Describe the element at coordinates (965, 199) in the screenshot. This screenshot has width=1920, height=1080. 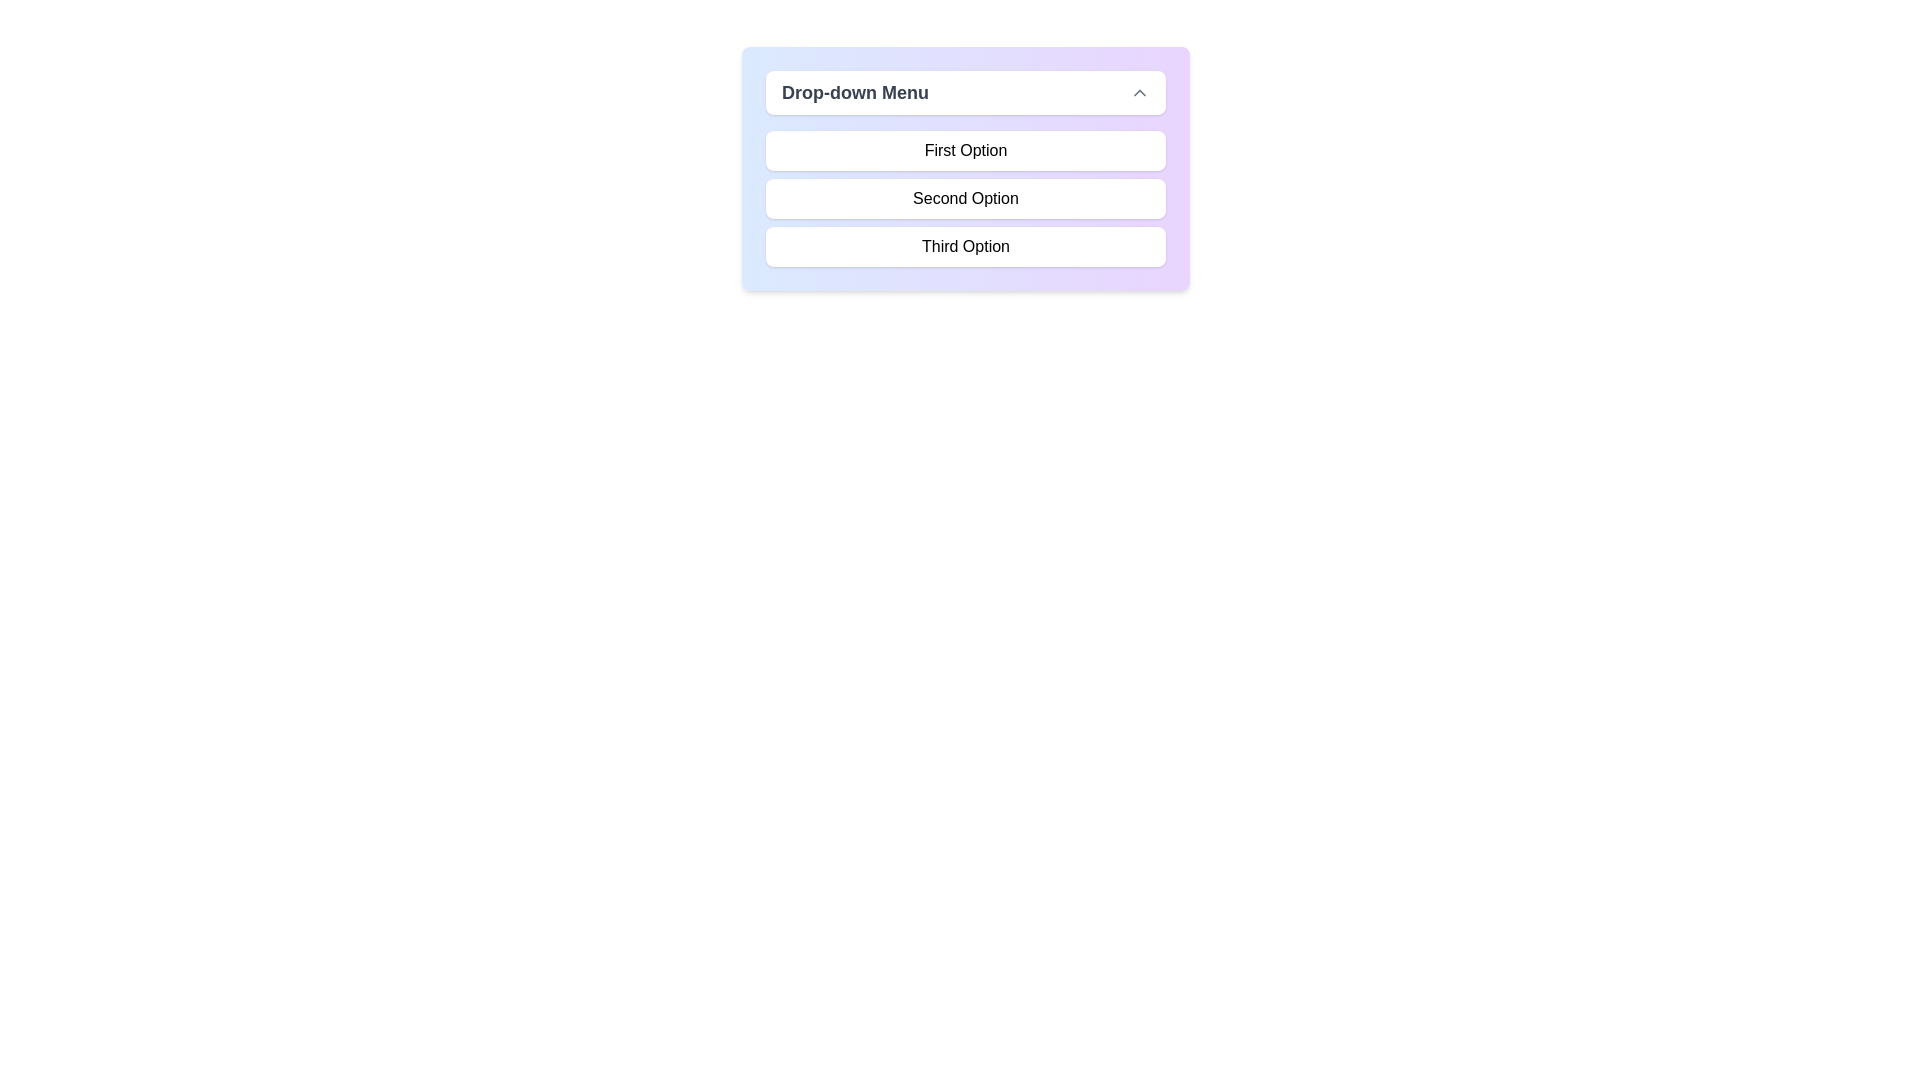
I see `the second menu option in the dropdown menu, located directly below 'First Option' and above 'Third Option'` at that location.